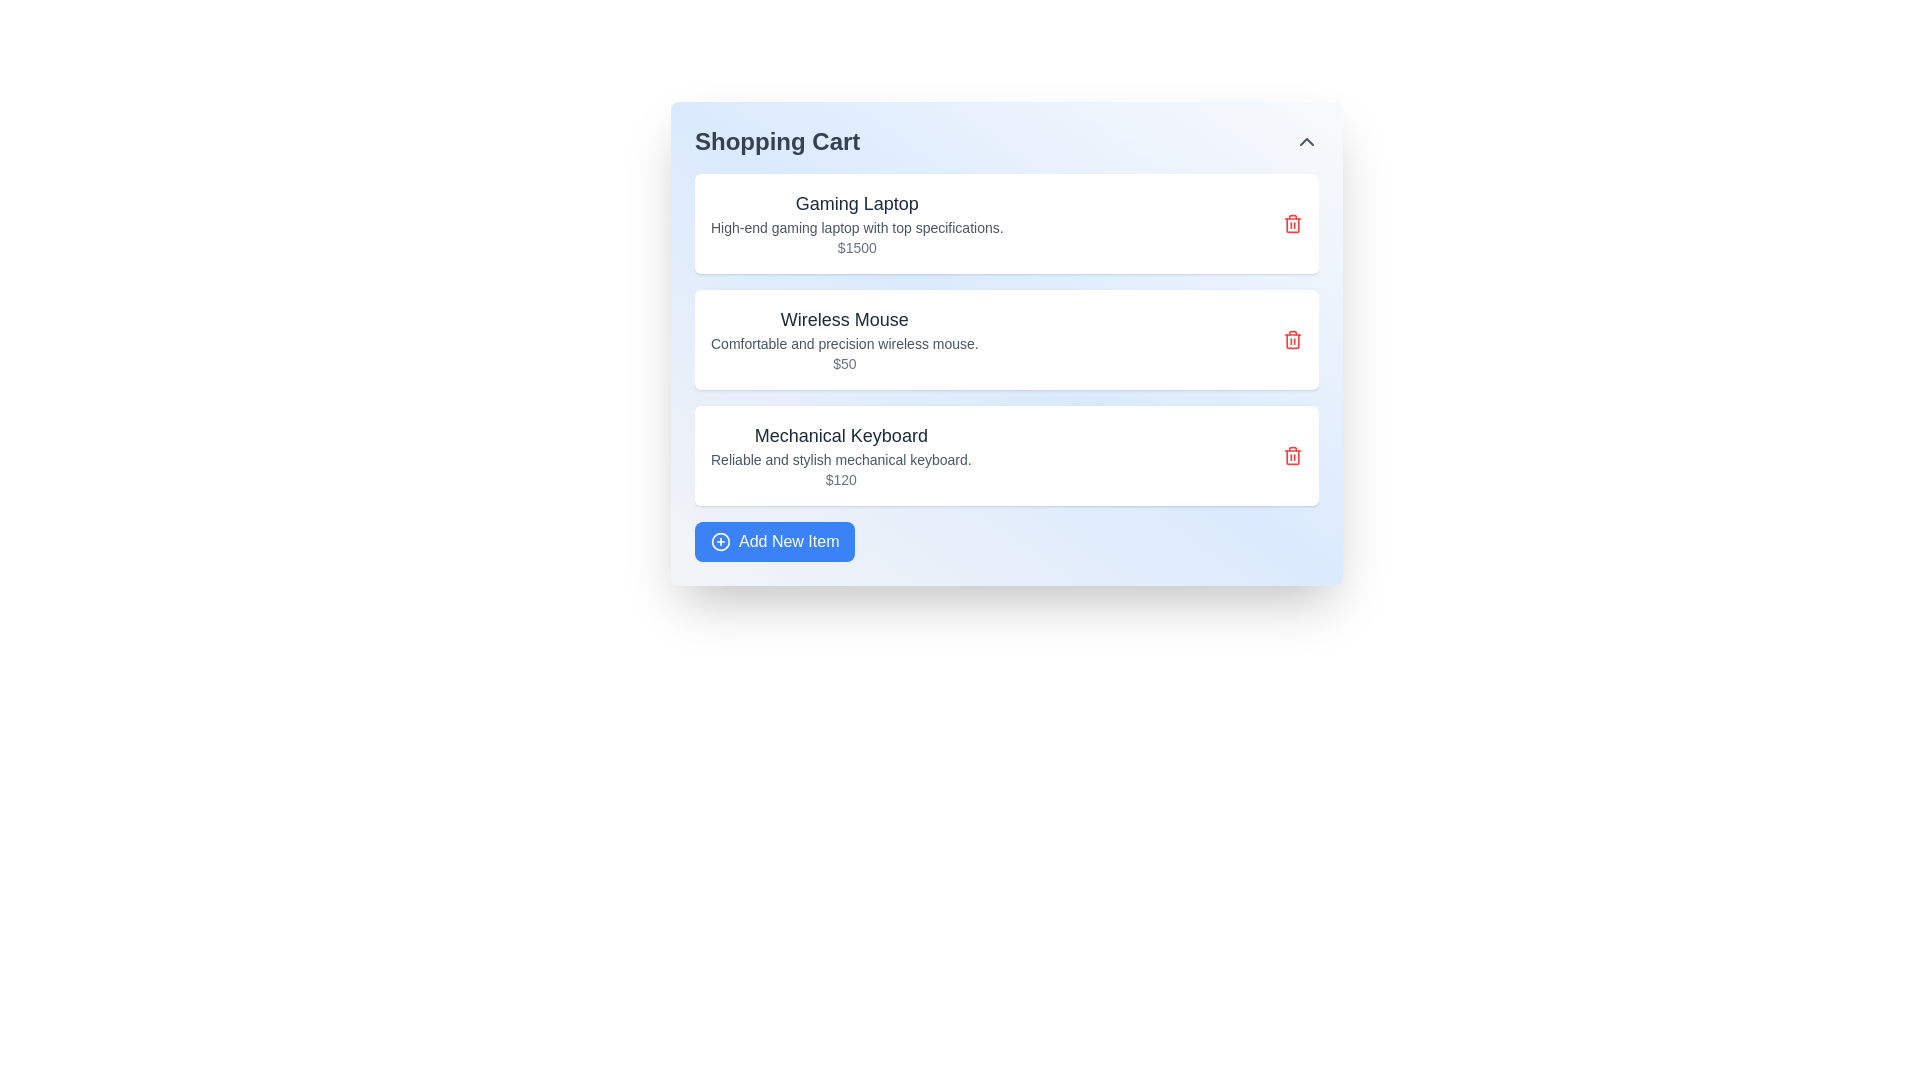  What do you see at coordinates (841, 455) in the screenshot?
I see `information displayed in the informational area titled 'Mechanical Keyboard', which includes the description 'Reliable and stylish mechanical keyboard.' and the price '$120'` at bounding box center [841, 455].